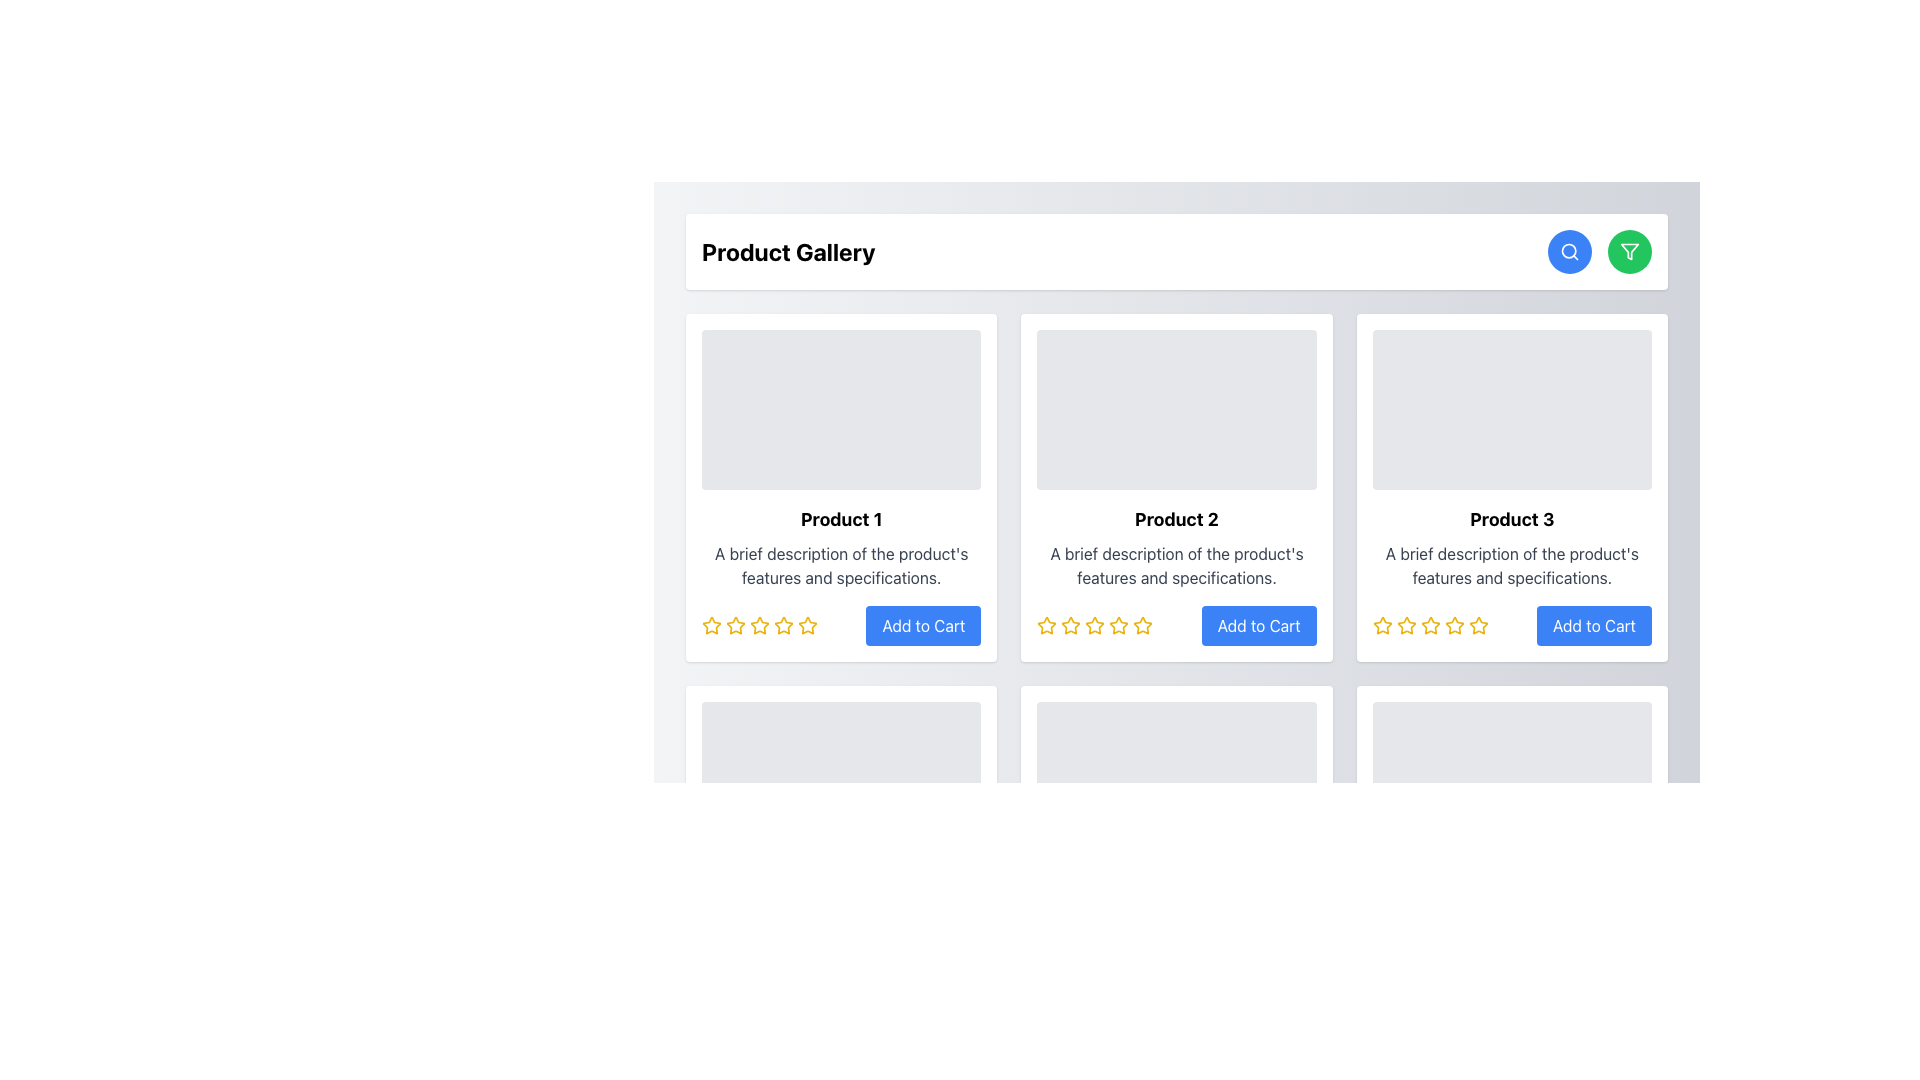 Image resolution: width=1920 pixels, height=1080 pixels. What do you see at coordinates (1094, 624) in the screenshot?
I see `the fourth star-shaped icon with a yellow outline in the rating section under 'Product 2'` at bounding box center [1094, 624].